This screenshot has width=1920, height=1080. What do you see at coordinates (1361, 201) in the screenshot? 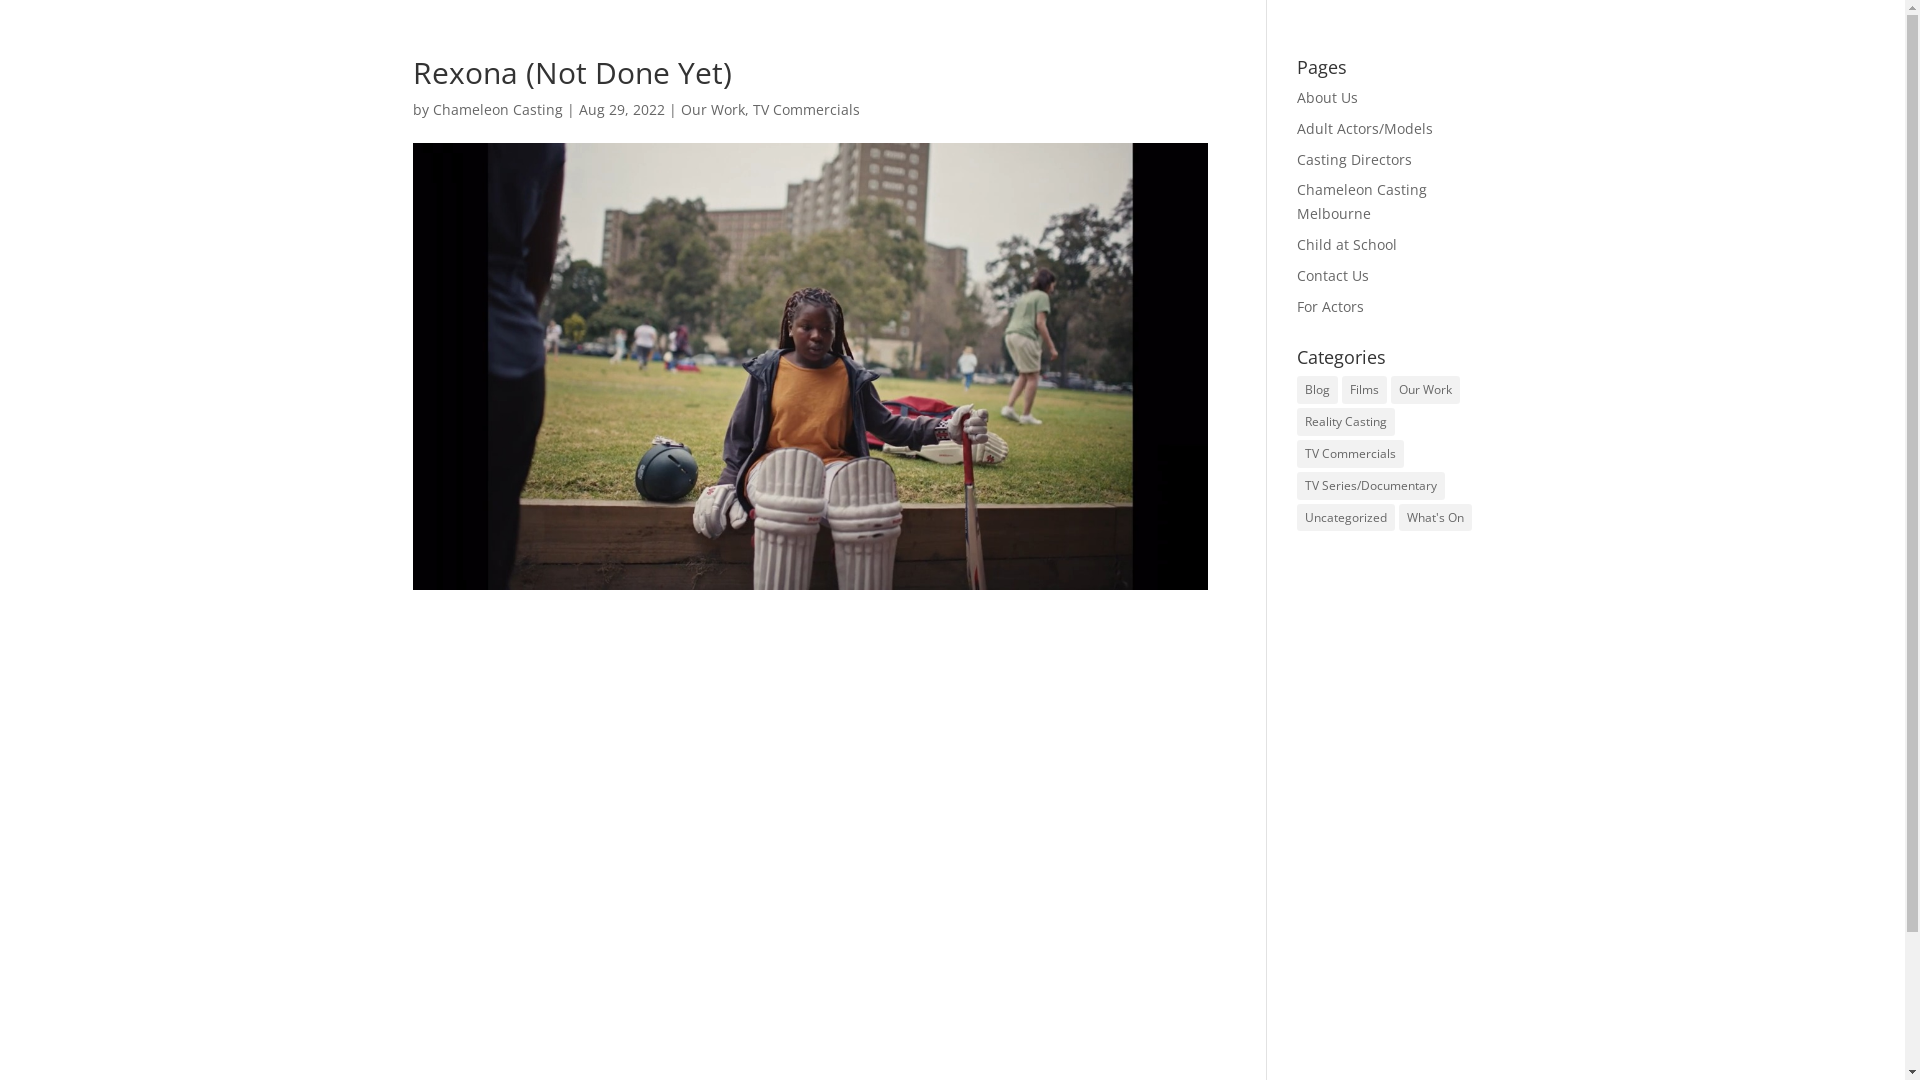
I see `'Chameleon Casting Melbourne'` at bounding box center [1361, 201].